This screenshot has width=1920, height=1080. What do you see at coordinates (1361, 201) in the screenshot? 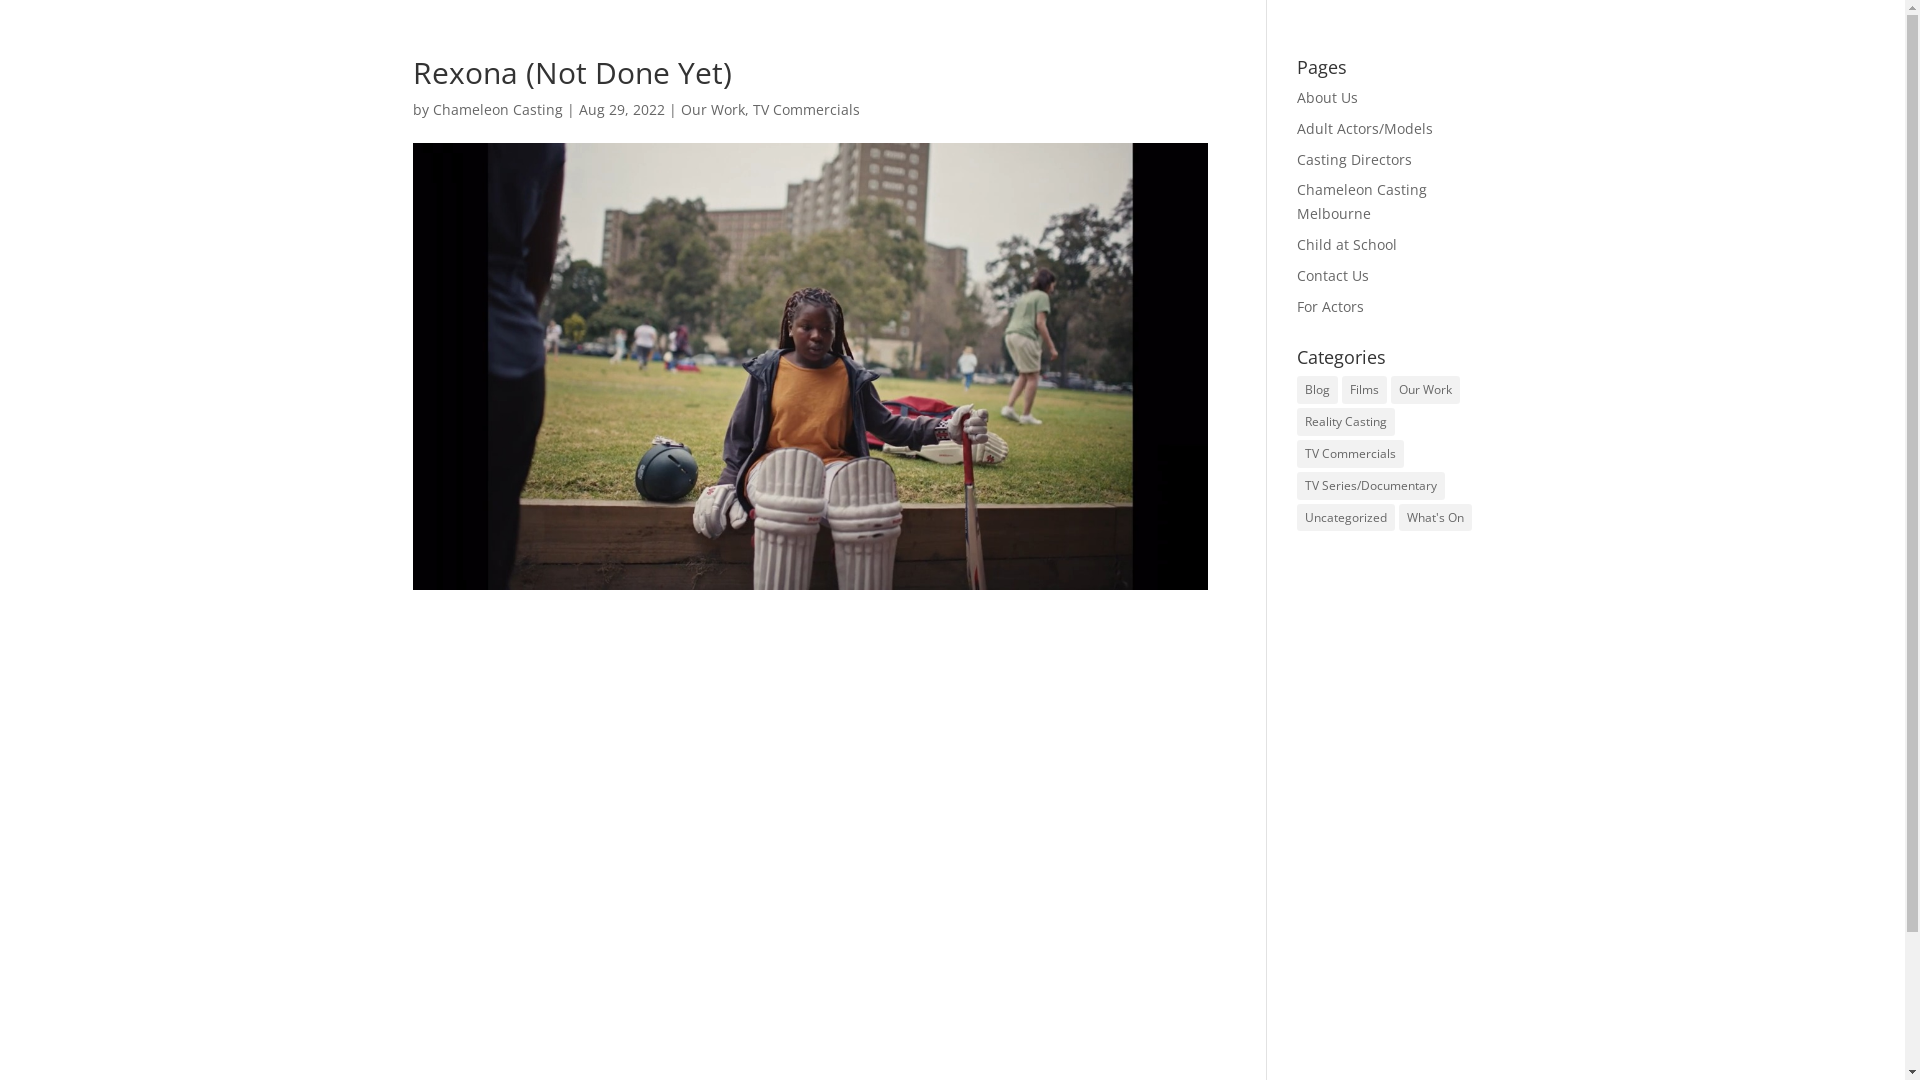
I see `'Chameleon Casting Melbourne'` at bounding box center [1361, 201].